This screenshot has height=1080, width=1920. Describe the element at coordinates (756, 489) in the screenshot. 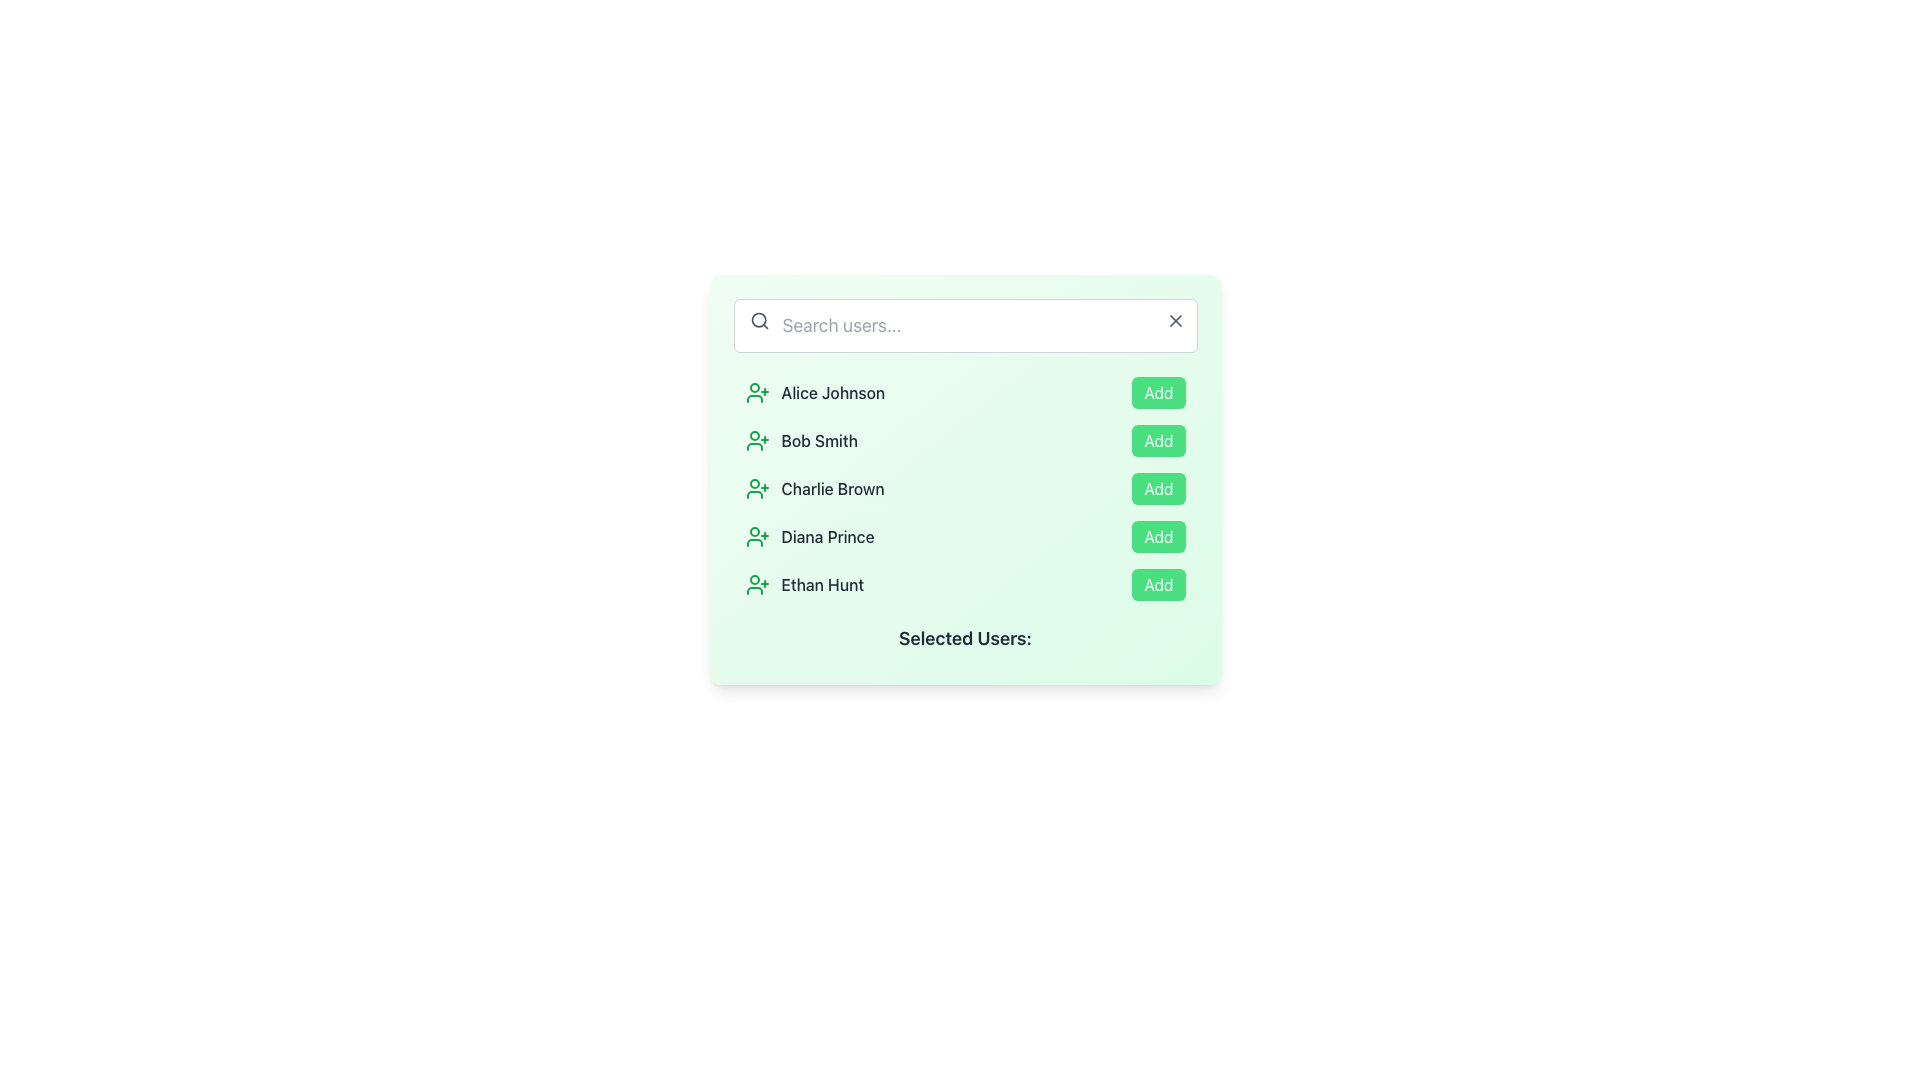

I see `the user icon representing user addition for 'Charlie Brown' in the user selection interface` at that location.